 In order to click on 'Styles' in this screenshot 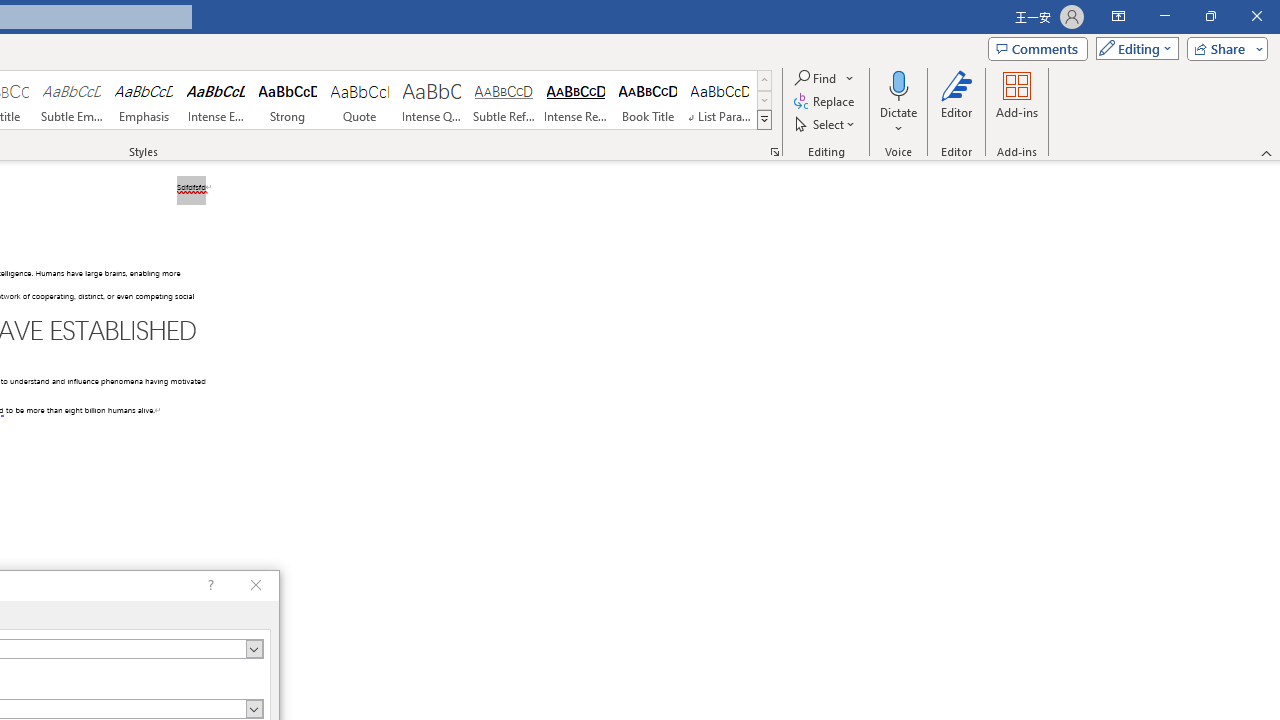, I will do `click(763, 120)`.